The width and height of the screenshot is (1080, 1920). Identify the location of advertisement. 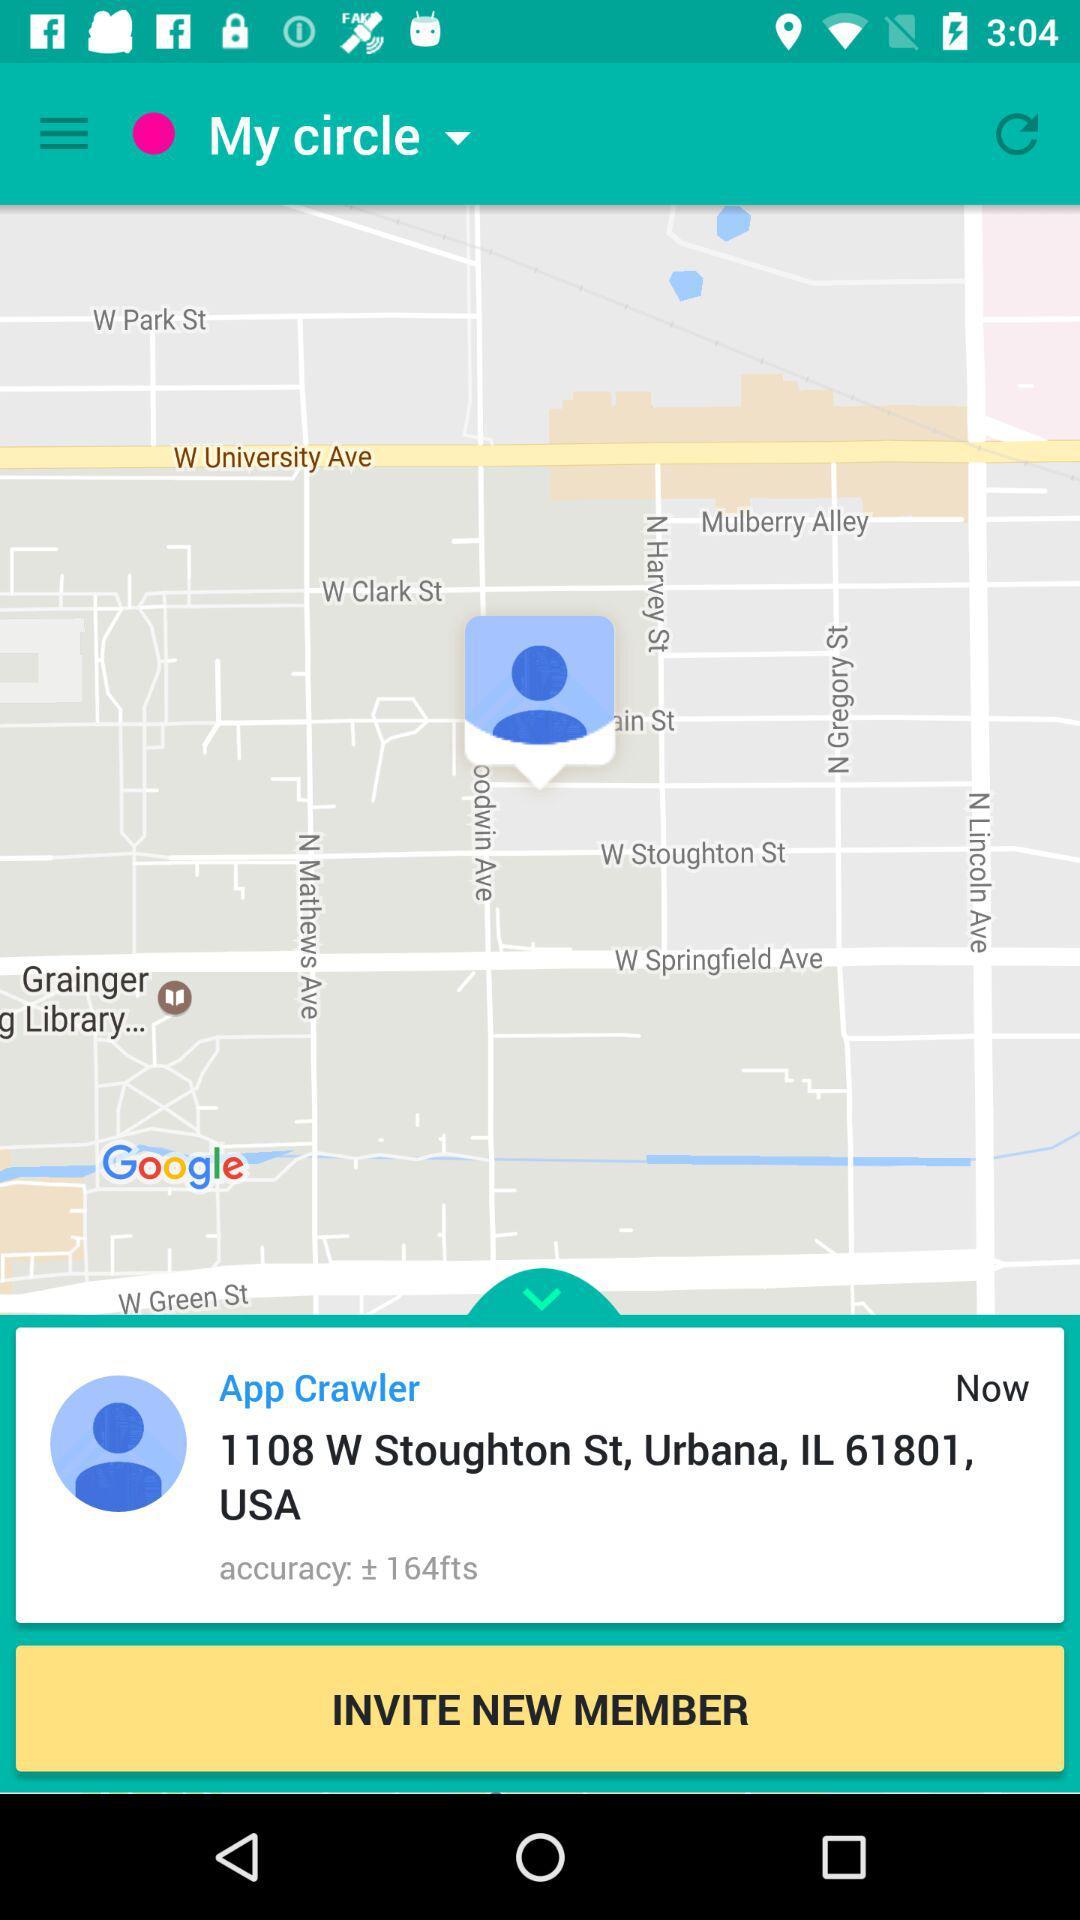
(540, 1261).